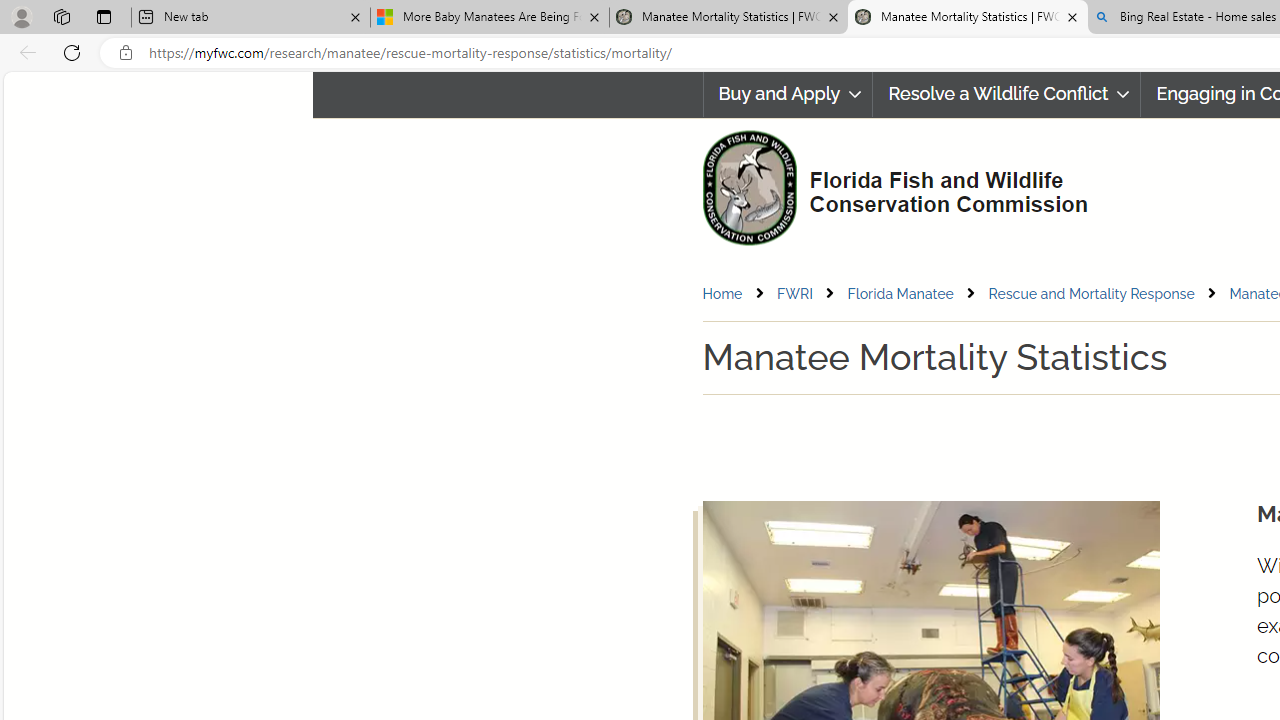  I want to click on 'Florida Manatee', so click(915, 293).